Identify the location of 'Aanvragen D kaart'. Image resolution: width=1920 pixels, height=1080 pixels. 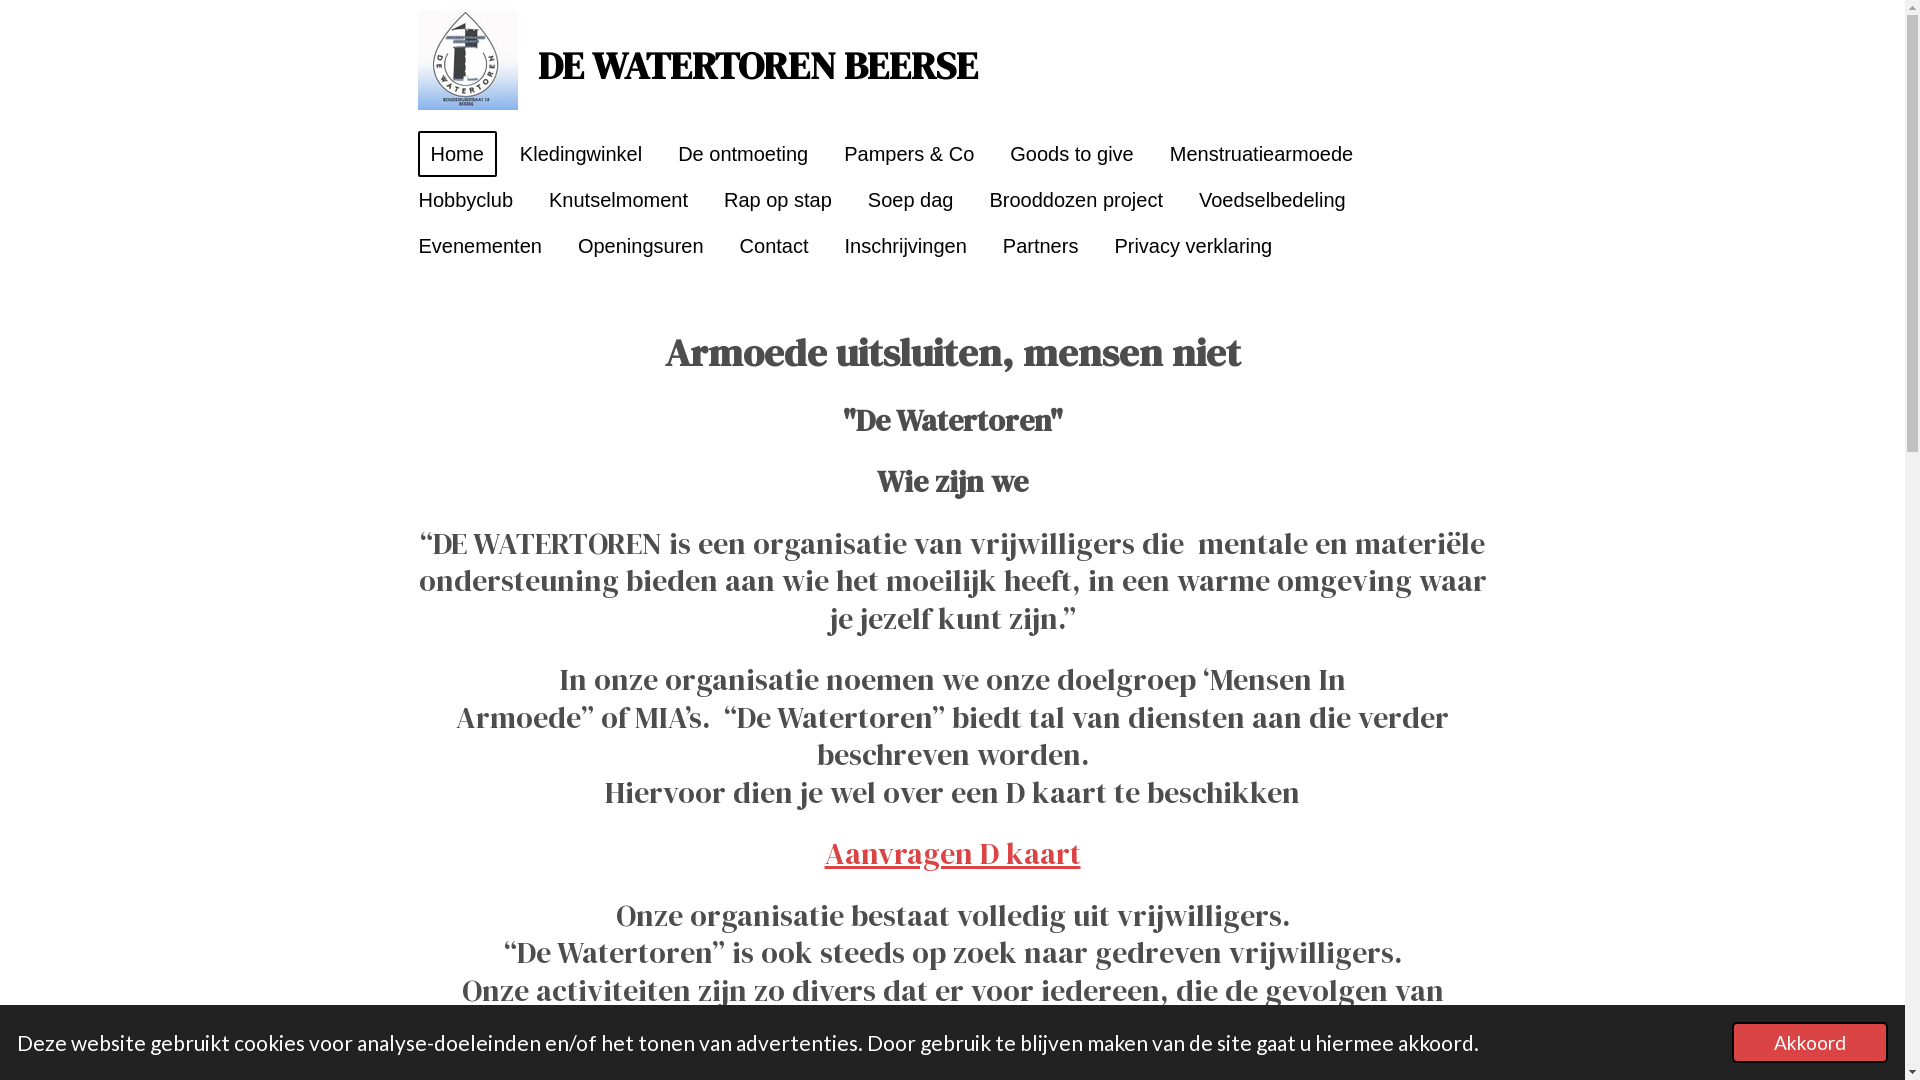
(950, 853).